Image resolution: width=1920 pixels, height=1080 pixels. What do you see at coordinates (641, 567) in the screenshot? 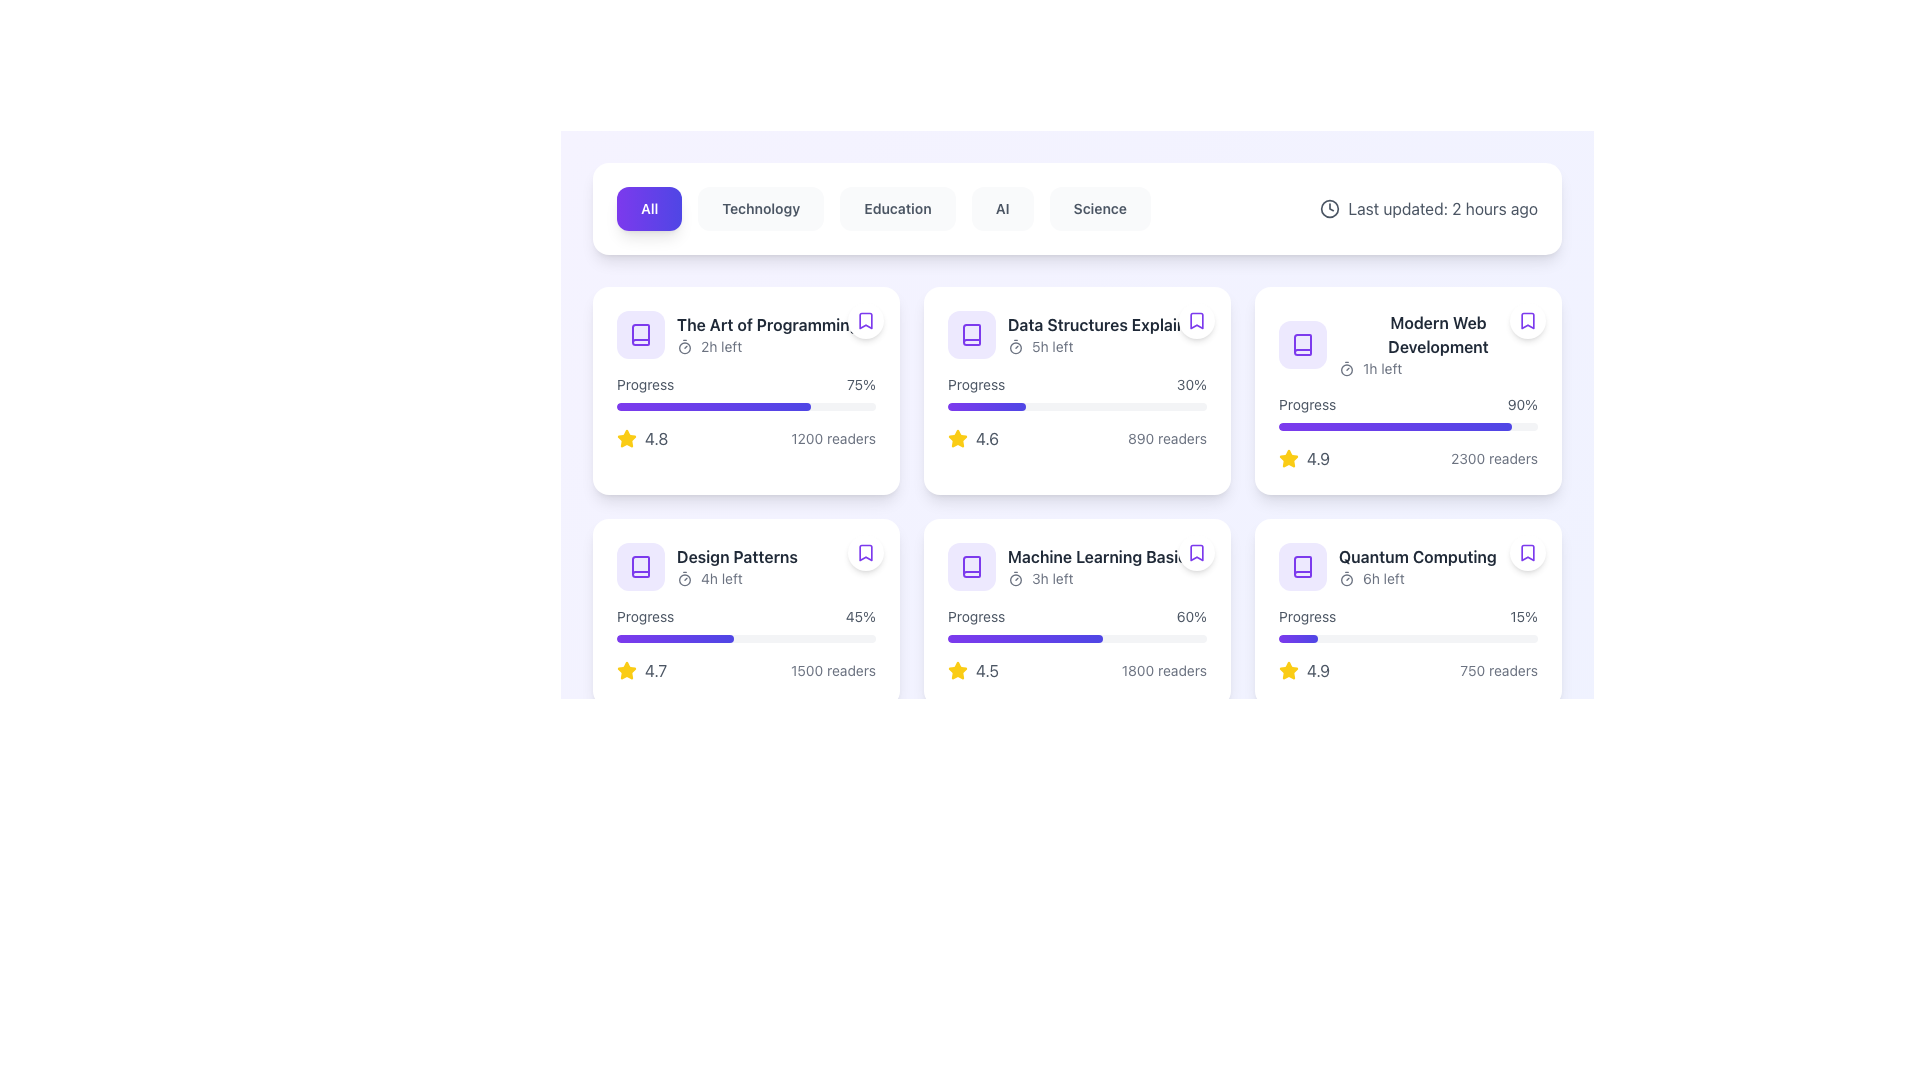
I see `the stylized book icon with a violet color located in the top left corner of the card in the second row, first column of the grid layout` at bounding box center [641, 567].